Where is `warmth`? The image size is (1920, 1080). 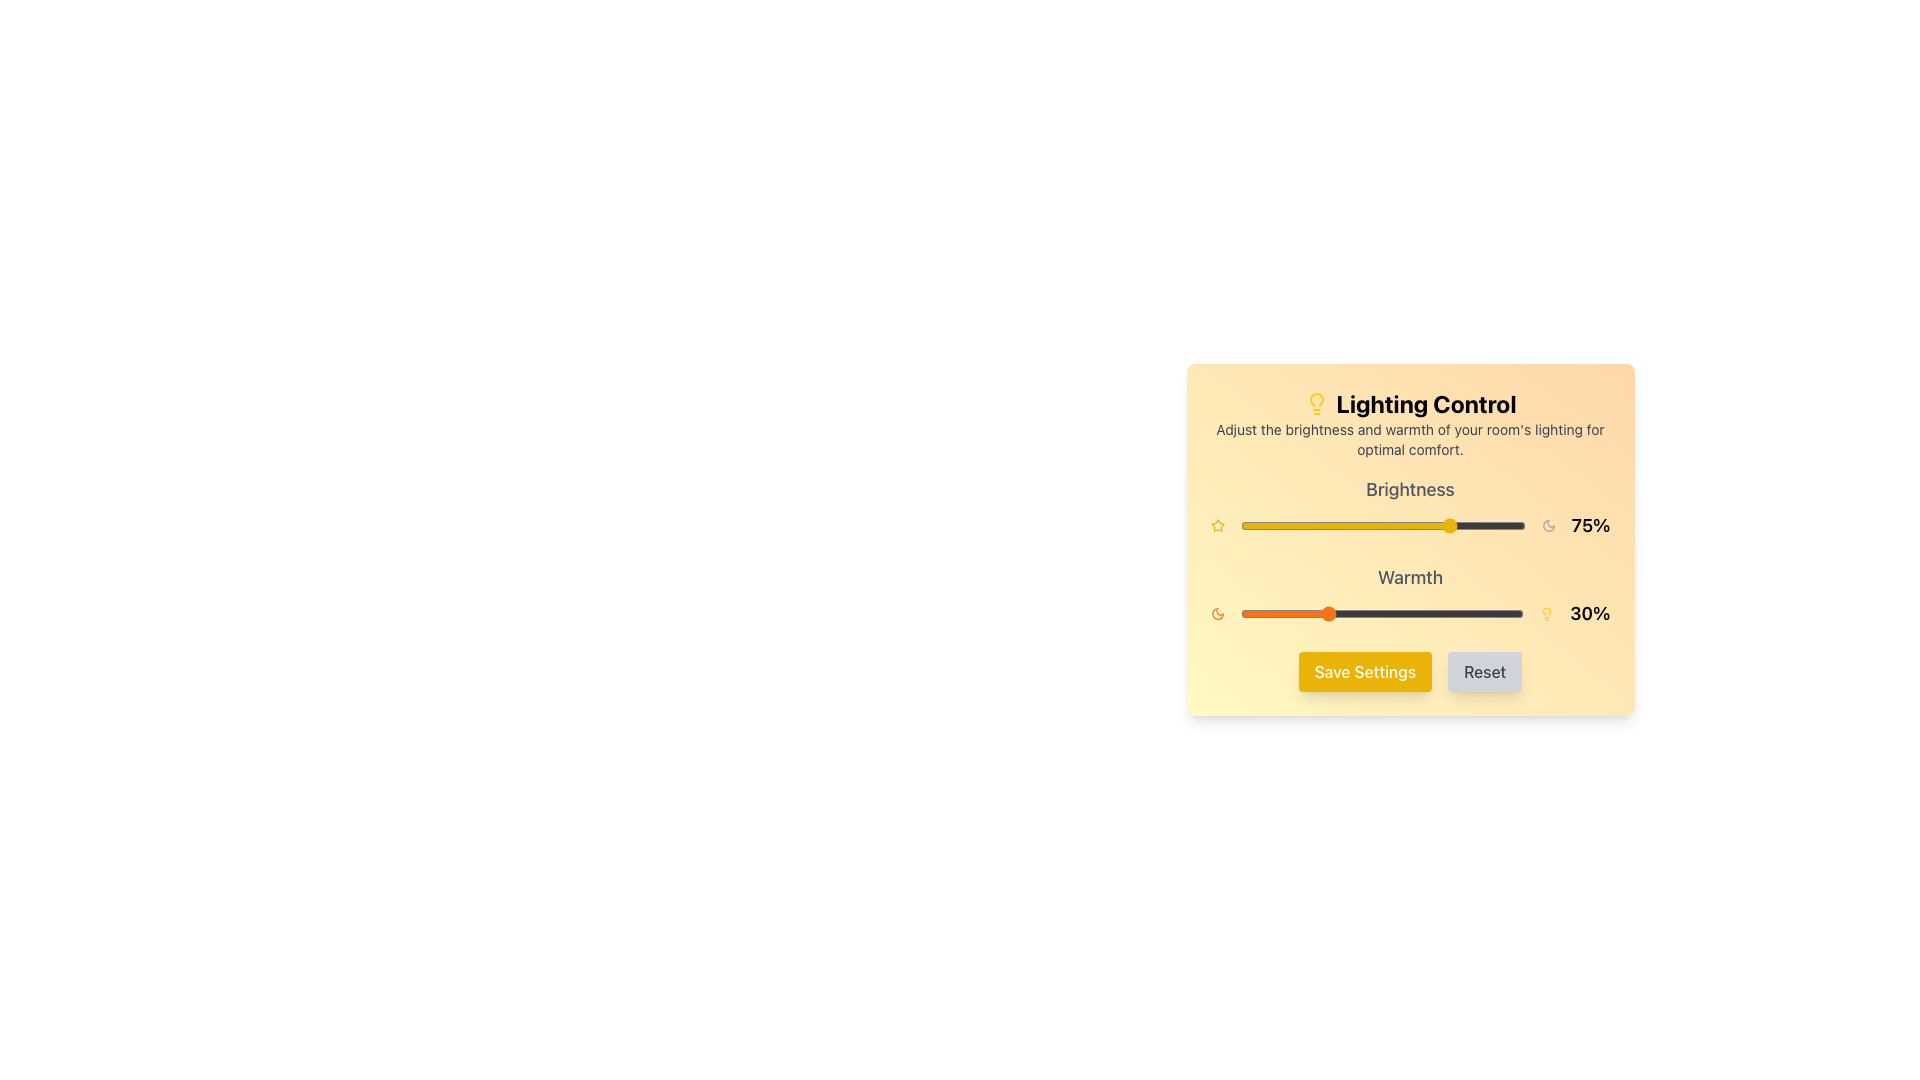 warmth is located at coordinates (1288, 612).